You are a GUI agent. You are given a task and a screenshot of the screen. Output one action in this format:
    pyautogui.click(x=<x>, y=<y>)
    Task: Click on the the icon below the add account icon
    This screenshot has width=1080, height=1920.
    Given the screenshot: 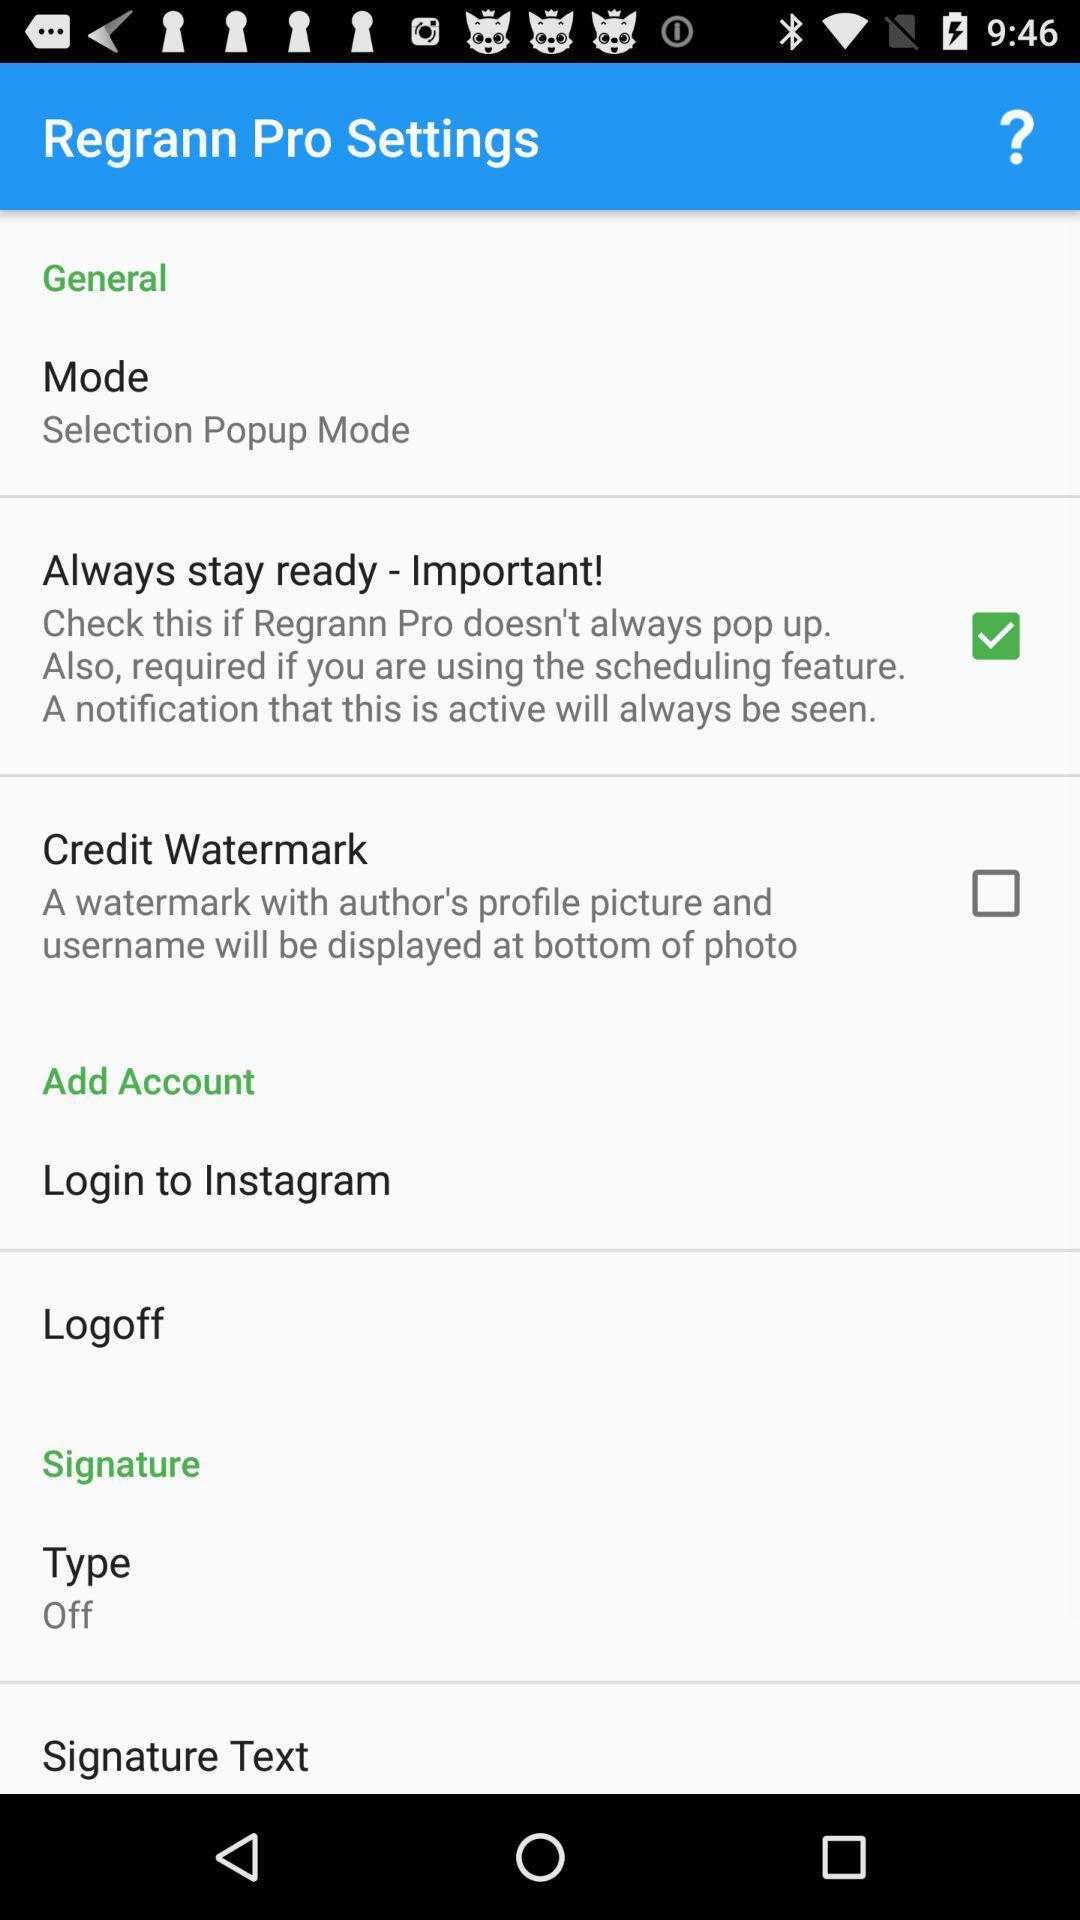 What is the action you would take?
    pyautogui.click(x=216, y=1178)
    